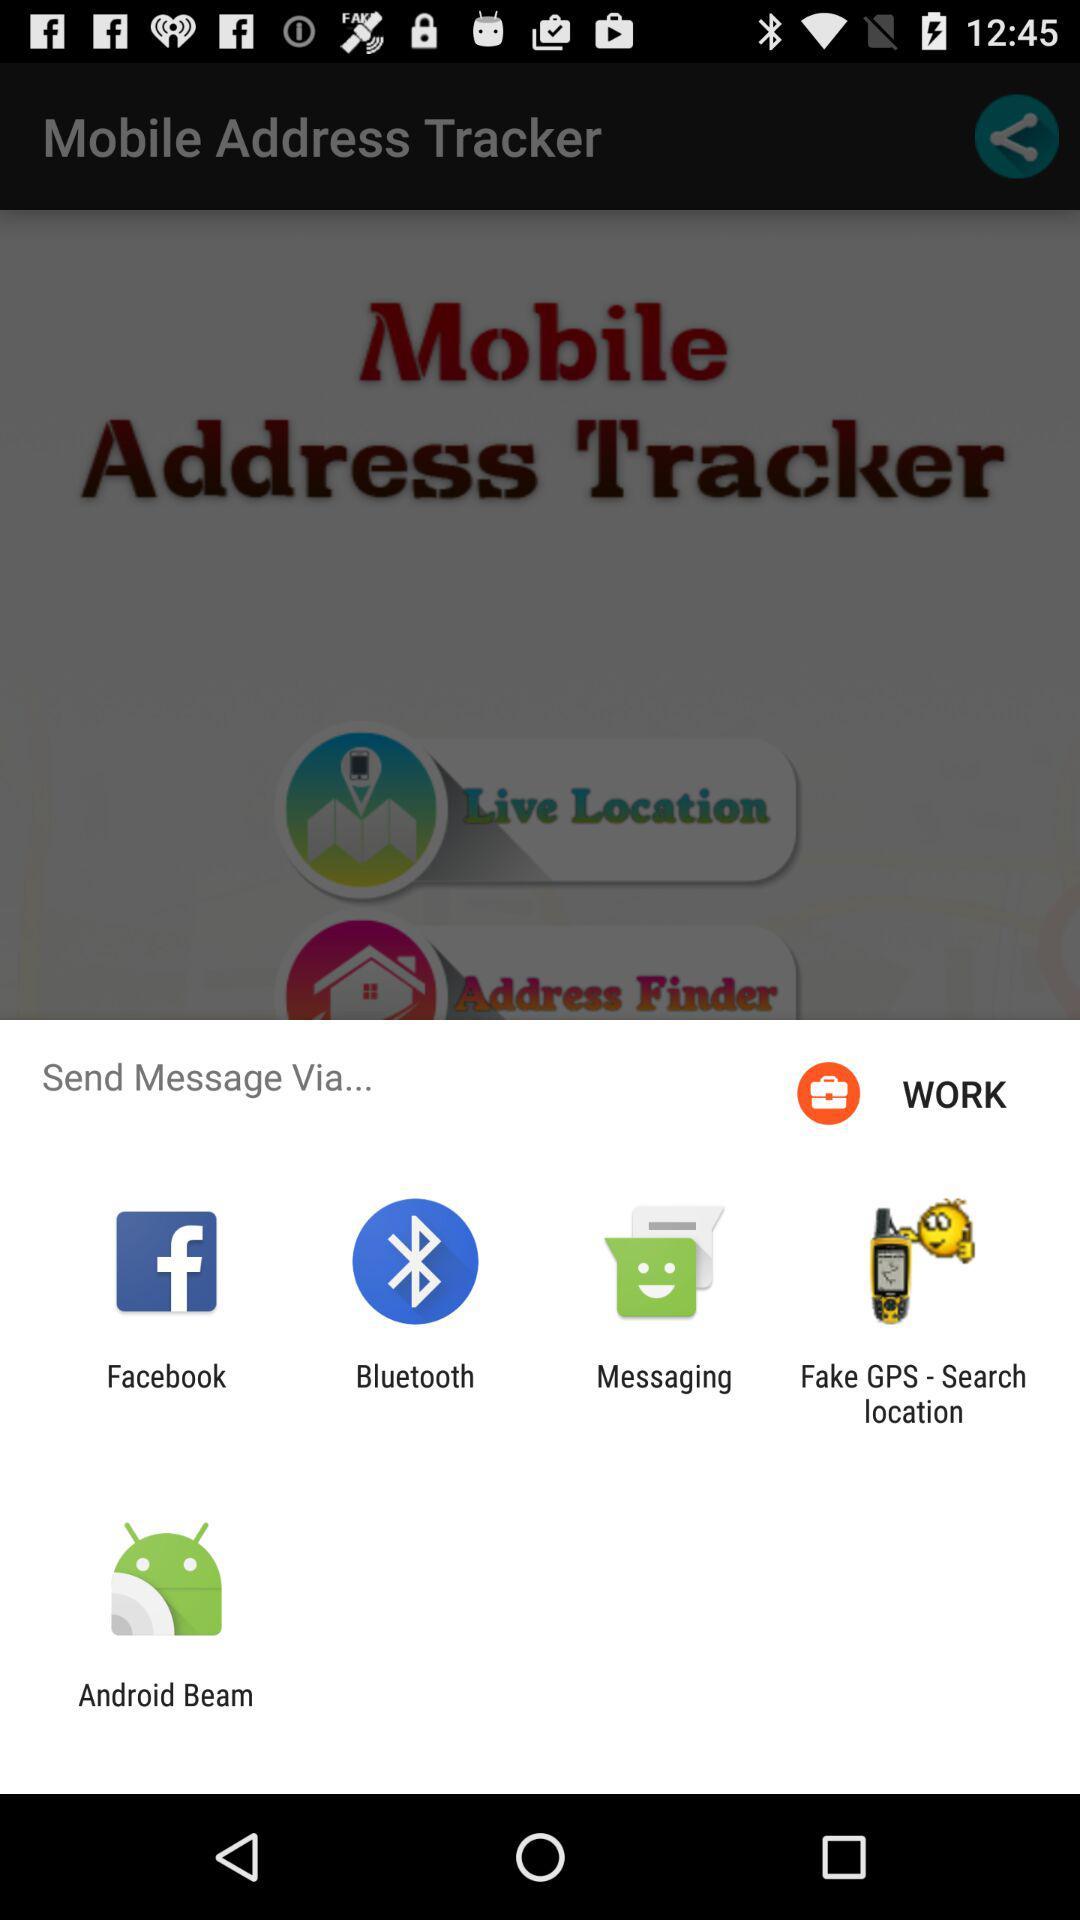 This screenshot has width=1080, height=1920. I want to click on app next to the messaging icon, so click(414, 1392).